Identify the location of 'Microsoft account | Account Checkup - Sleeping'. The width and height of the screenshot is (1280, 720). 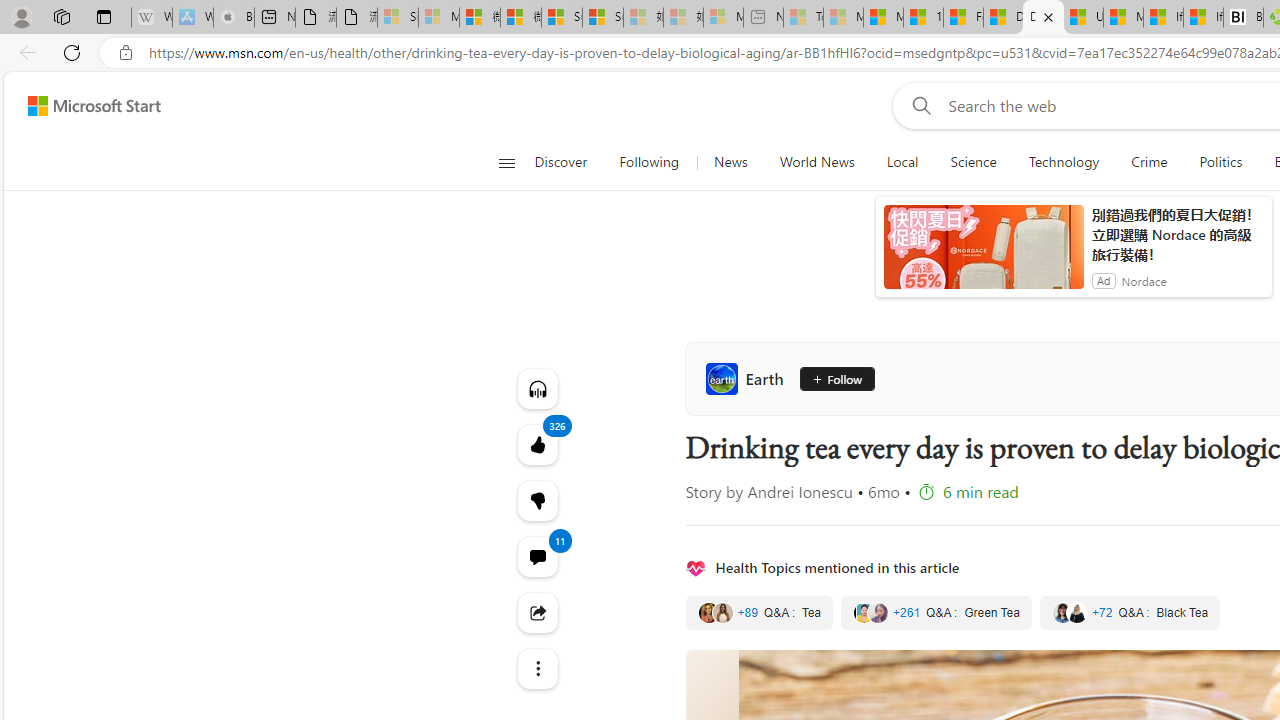
(722, 17).